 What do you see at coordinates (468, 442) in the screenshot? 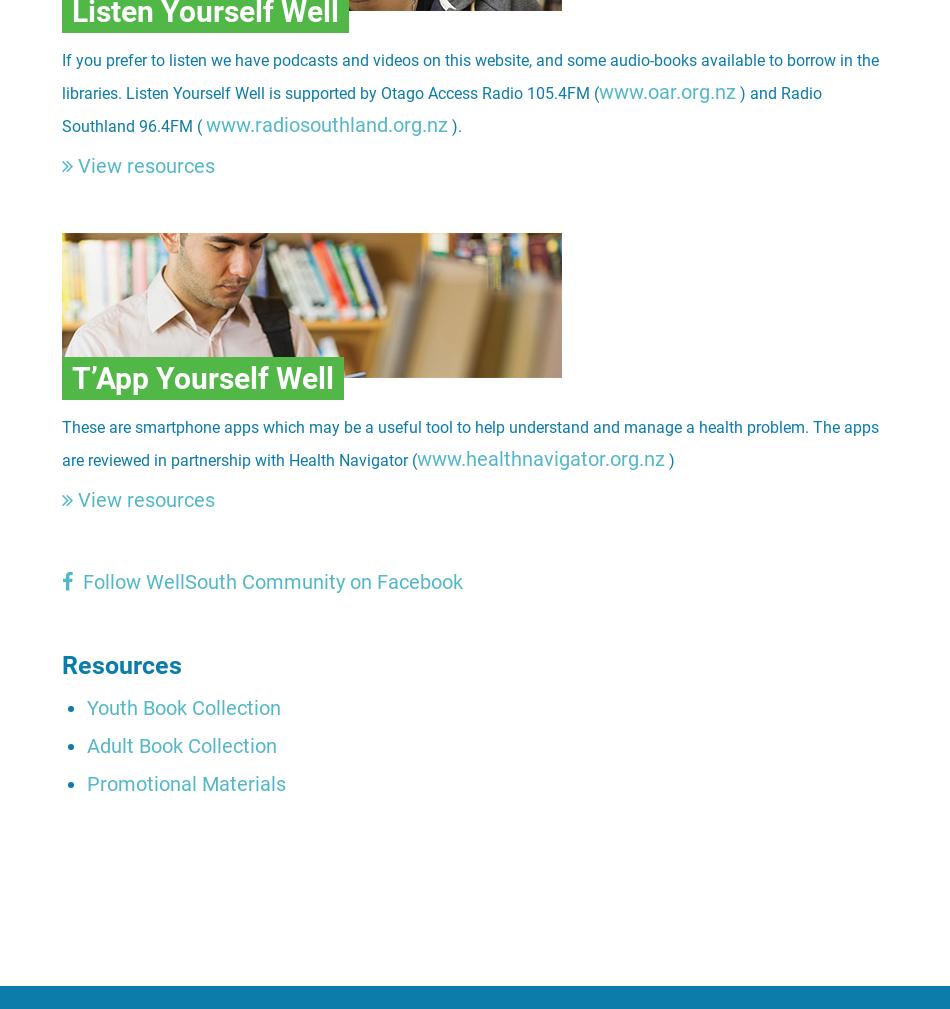
I see `'These are smartphone apps which may be a useful tool to help understand and manage a health problem. The apps are reviewed in partnership with Health Navigator ('` at bounding box center [468, 442].